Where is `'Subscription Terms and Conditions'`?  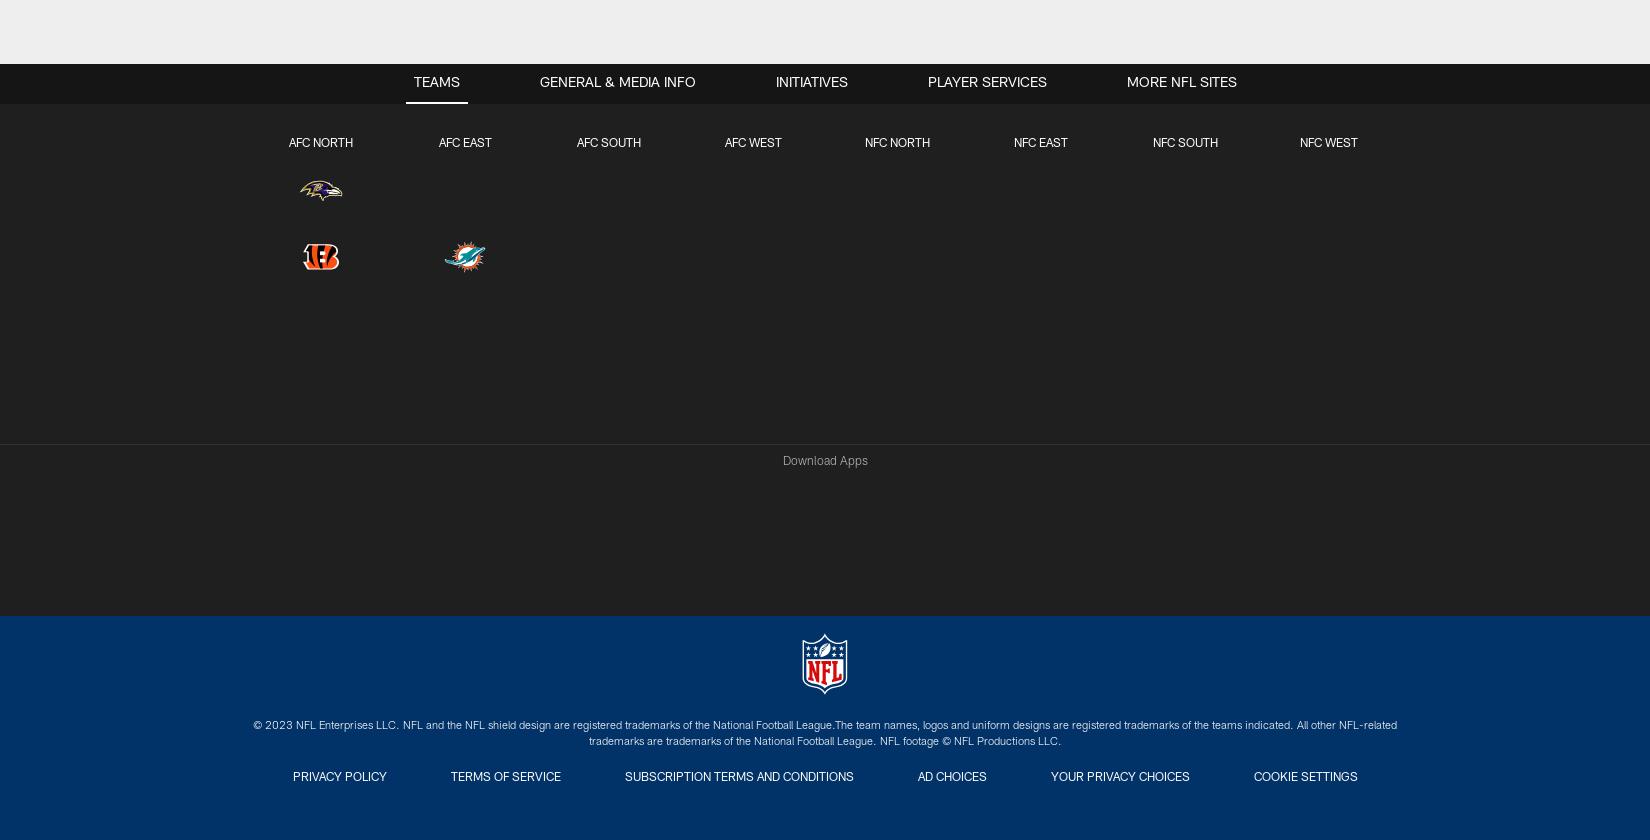 'Subscription Terms and Conditions' is located at coordinates (737, 778).